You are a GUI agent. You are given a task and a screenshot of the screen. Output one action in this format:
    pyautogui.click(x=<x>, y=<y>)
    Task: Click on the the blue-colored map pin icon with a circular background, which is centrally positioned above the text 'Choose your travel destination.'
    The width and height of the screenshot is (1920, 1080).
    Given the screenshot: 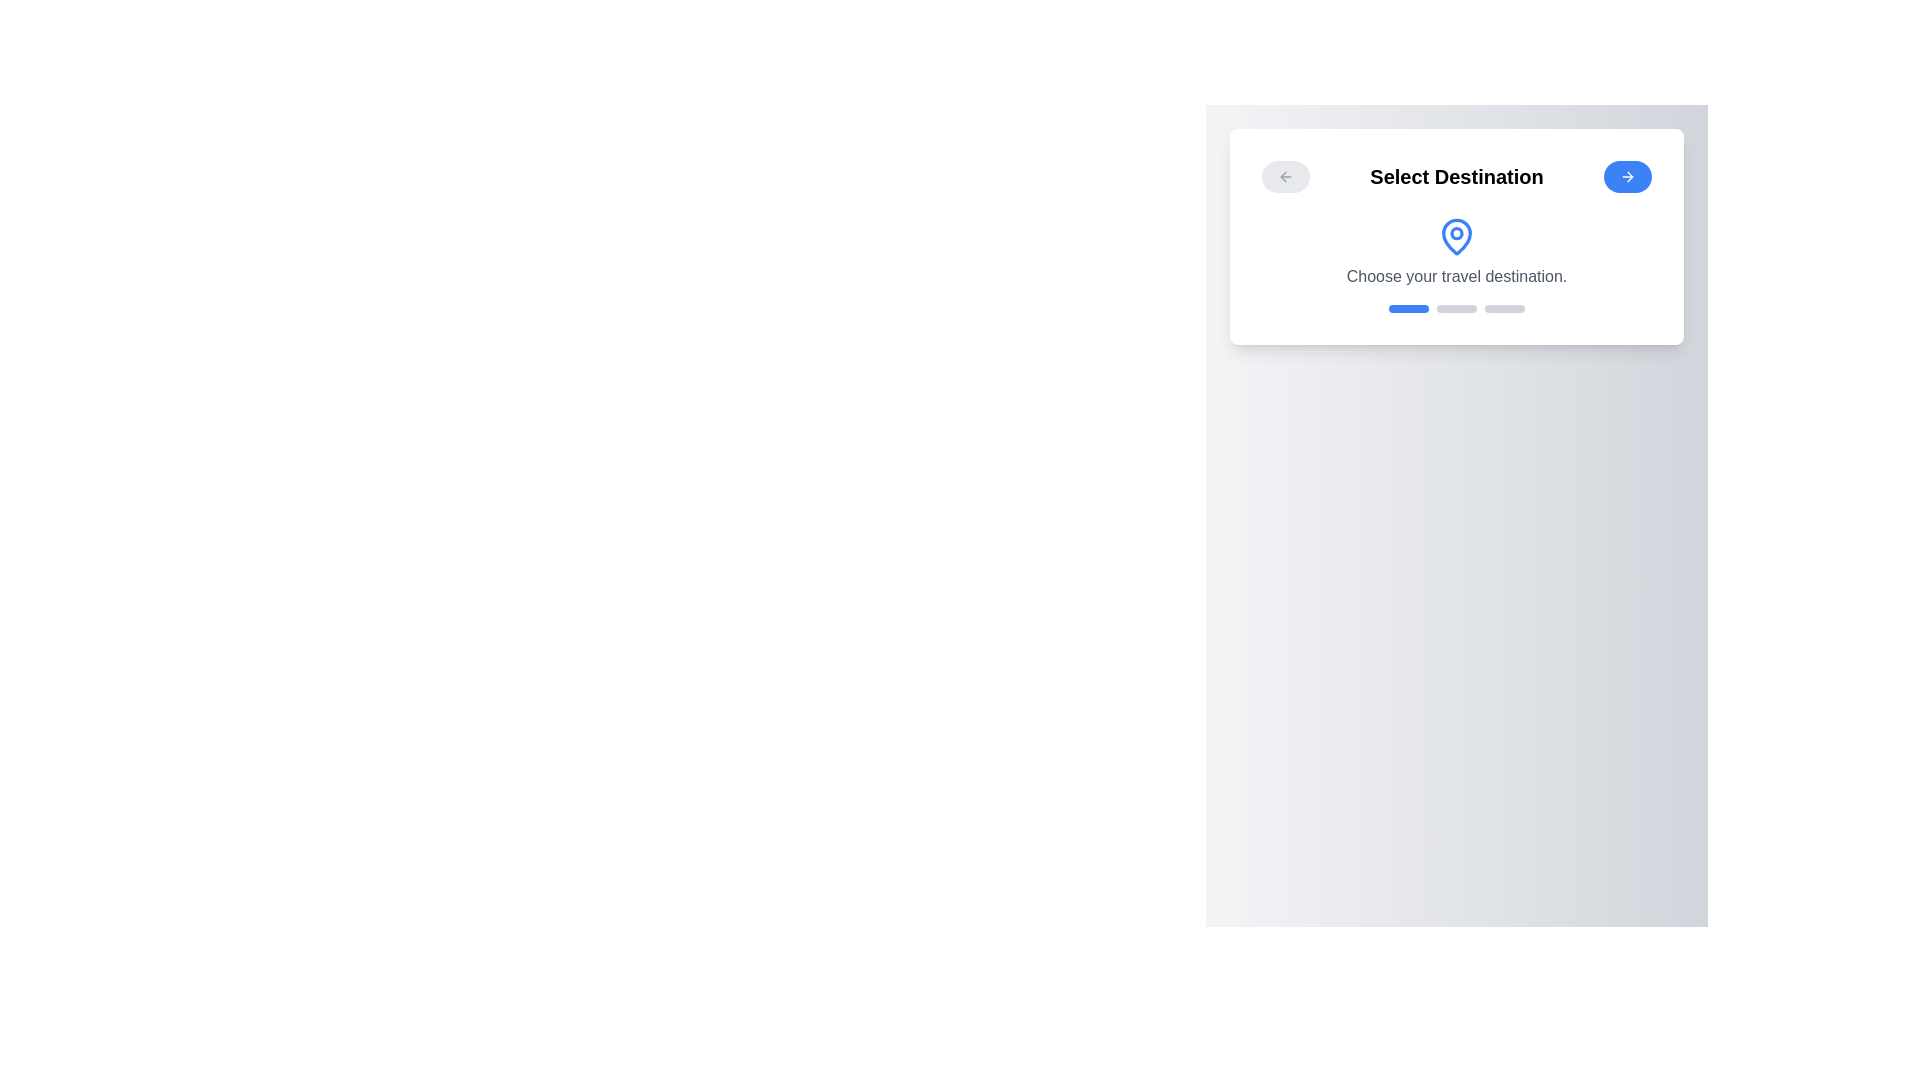 What is the action you would take?
    pyautogui.click(x=1457, y=235)
    